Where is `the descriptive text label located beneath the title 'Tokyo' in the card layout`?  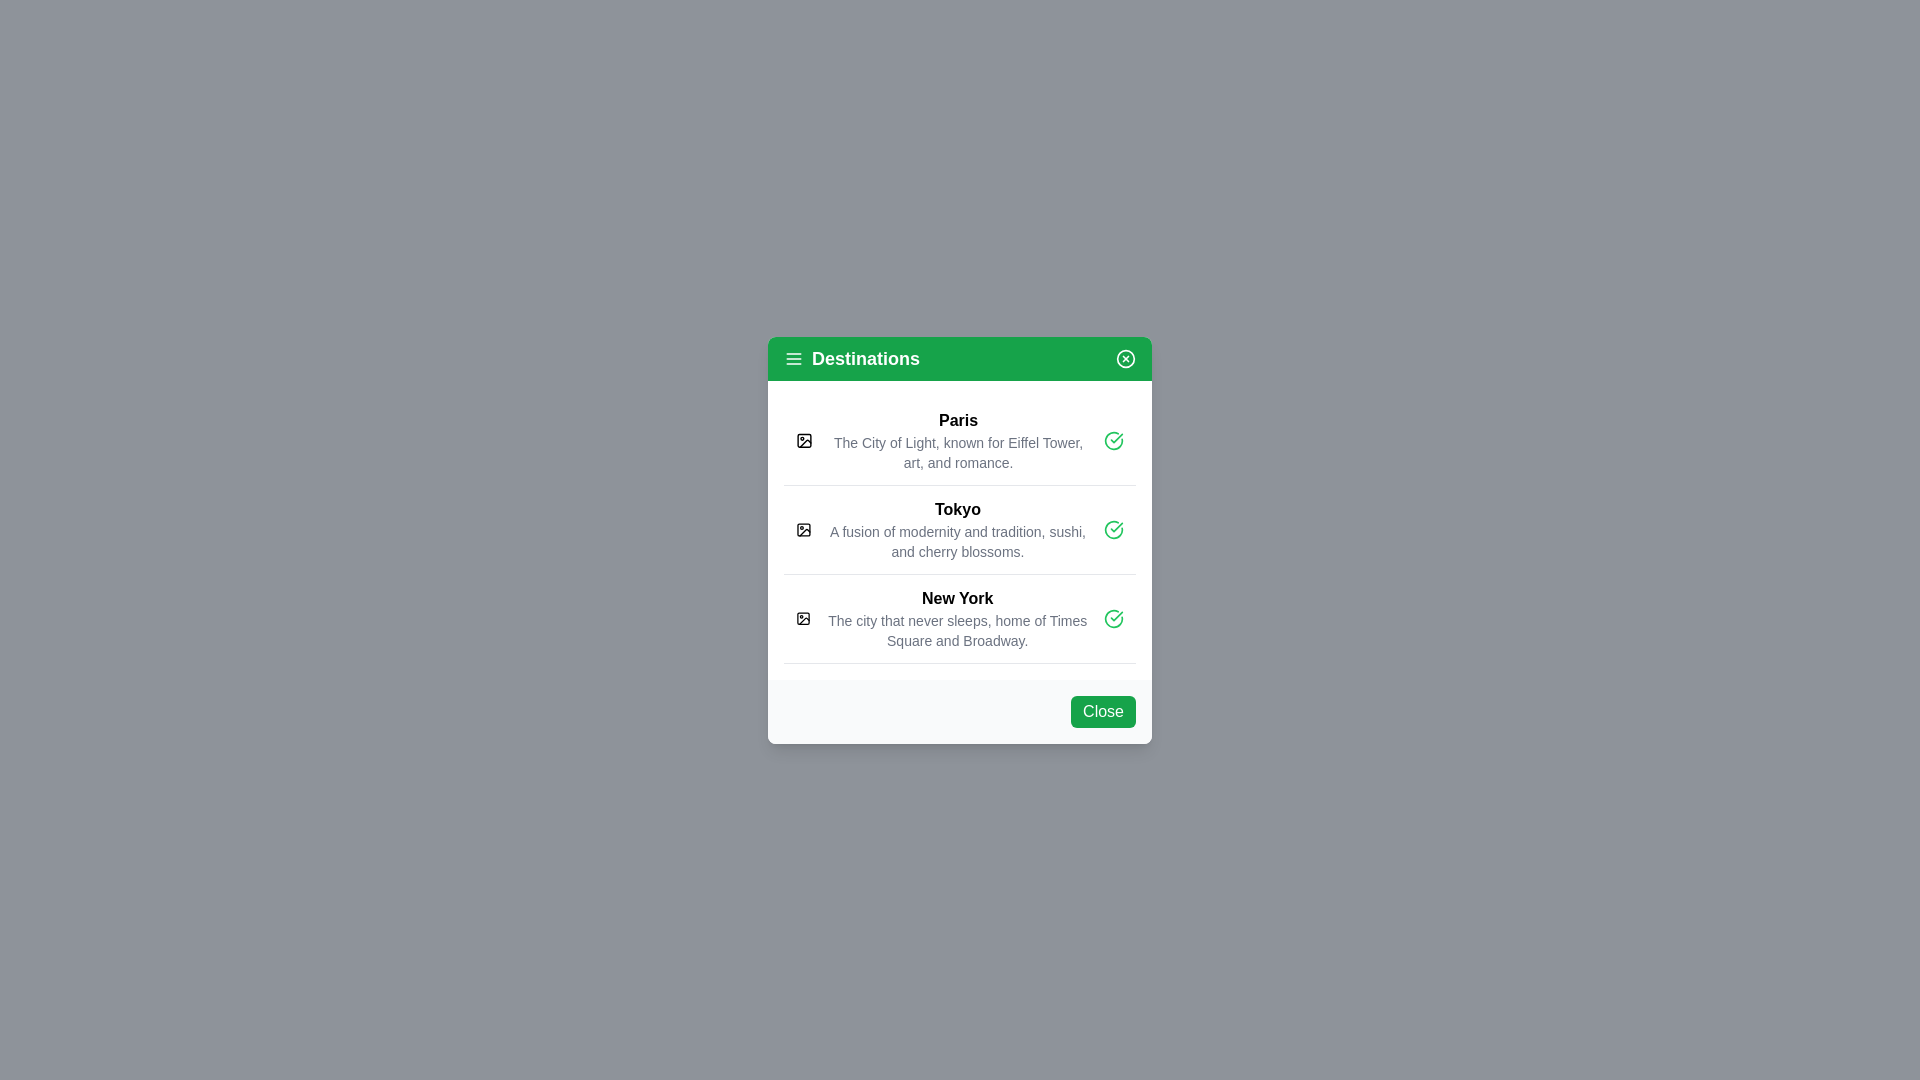 the descriptive text label located beneath the title 'Tokyo' in the card layout is located at coordinates (956, 541).